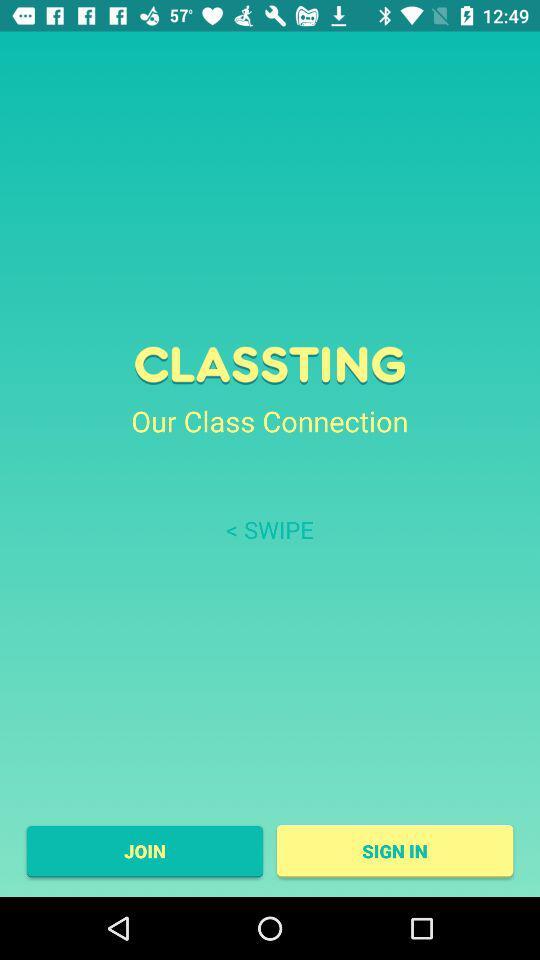 The image size is (540, 960). I want to click on sign in icon, so click(395, 850).